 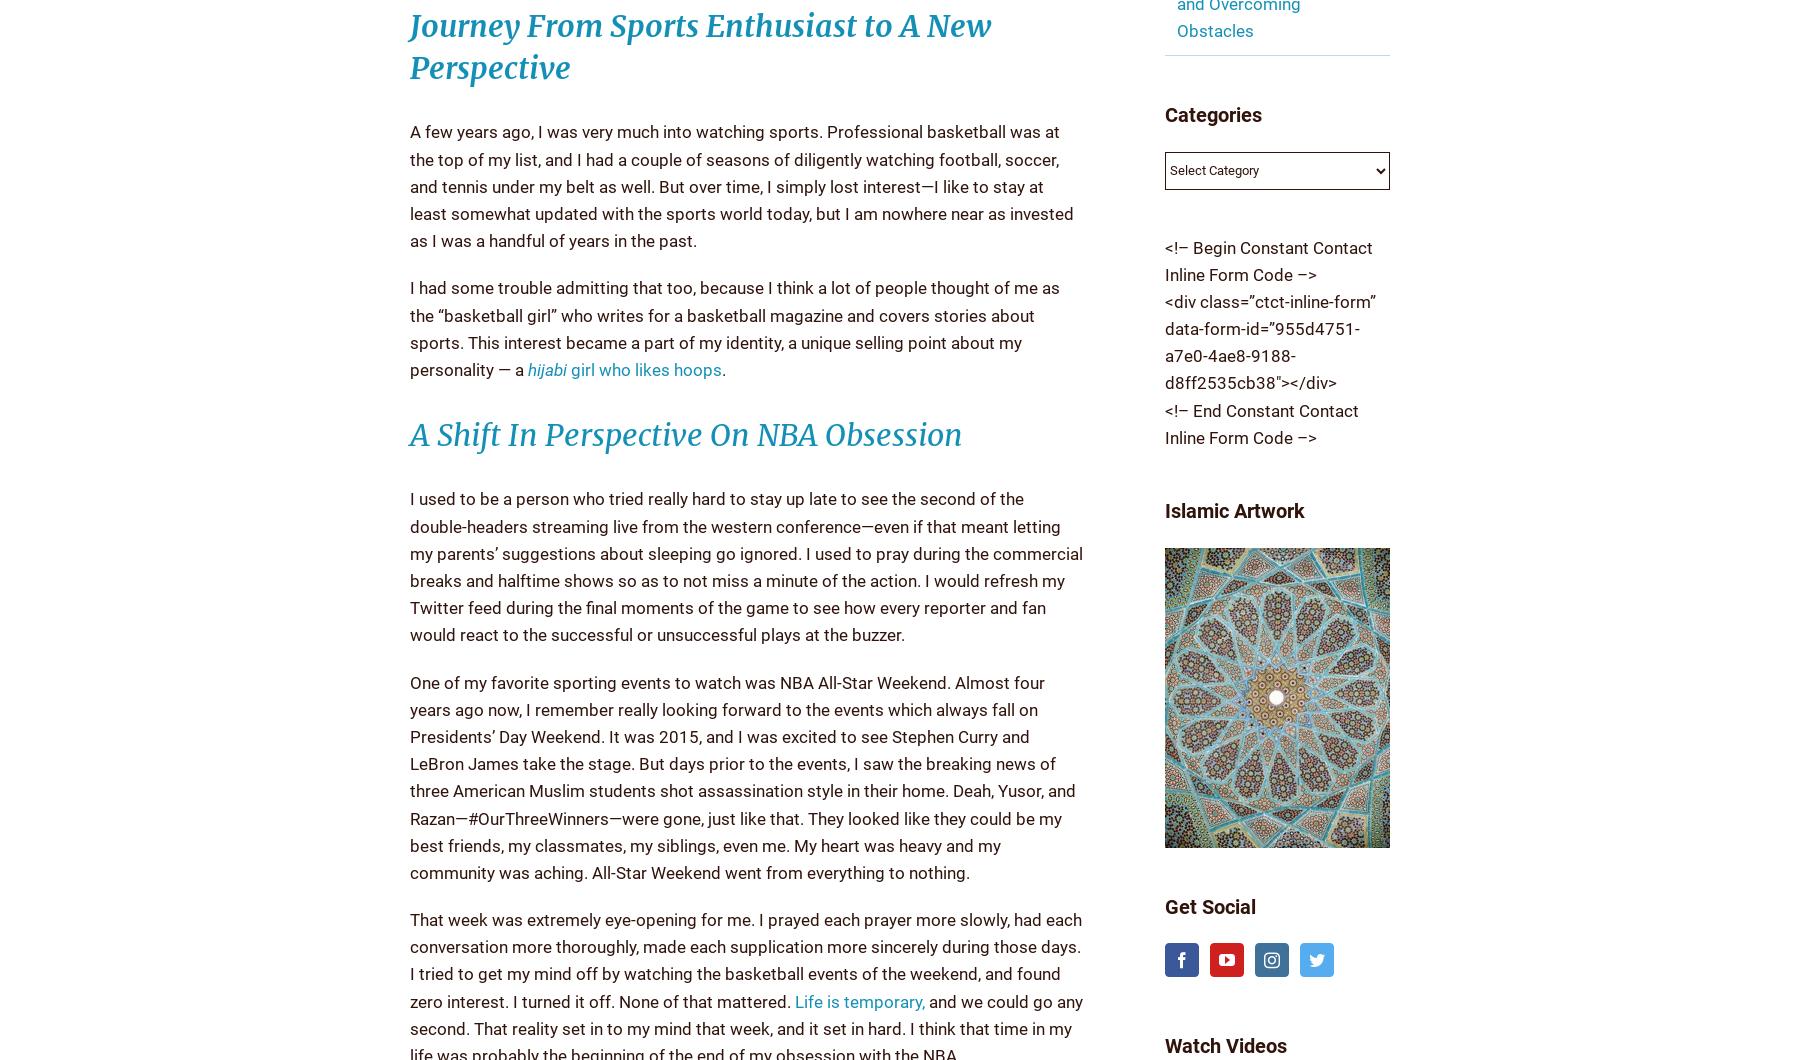 What do you see at coordinates (742, 775) in the screenshot?
I see `'One of my favorite sporting events to watch was NBA All-Star Weekend. Almost four years ago now, I remember really looking forward to the events which always fall on Presidents’ Day Weekend. It was 2015, and I was excited to see Stephen Curry and LeBron James take the stage. But days prior to the events, I saw the breaking news of three American Muslim students shot assassination style in their home. Deah, Yusor, and Razan—#OurThreeWinners—were gone, just like that. They looked like they could be my best friends, my classmates, my siblings, even me. My heart was heavy and my community was aching. All-Star Weekend went from everything to nothing.'` at bounding box center [742, 775].